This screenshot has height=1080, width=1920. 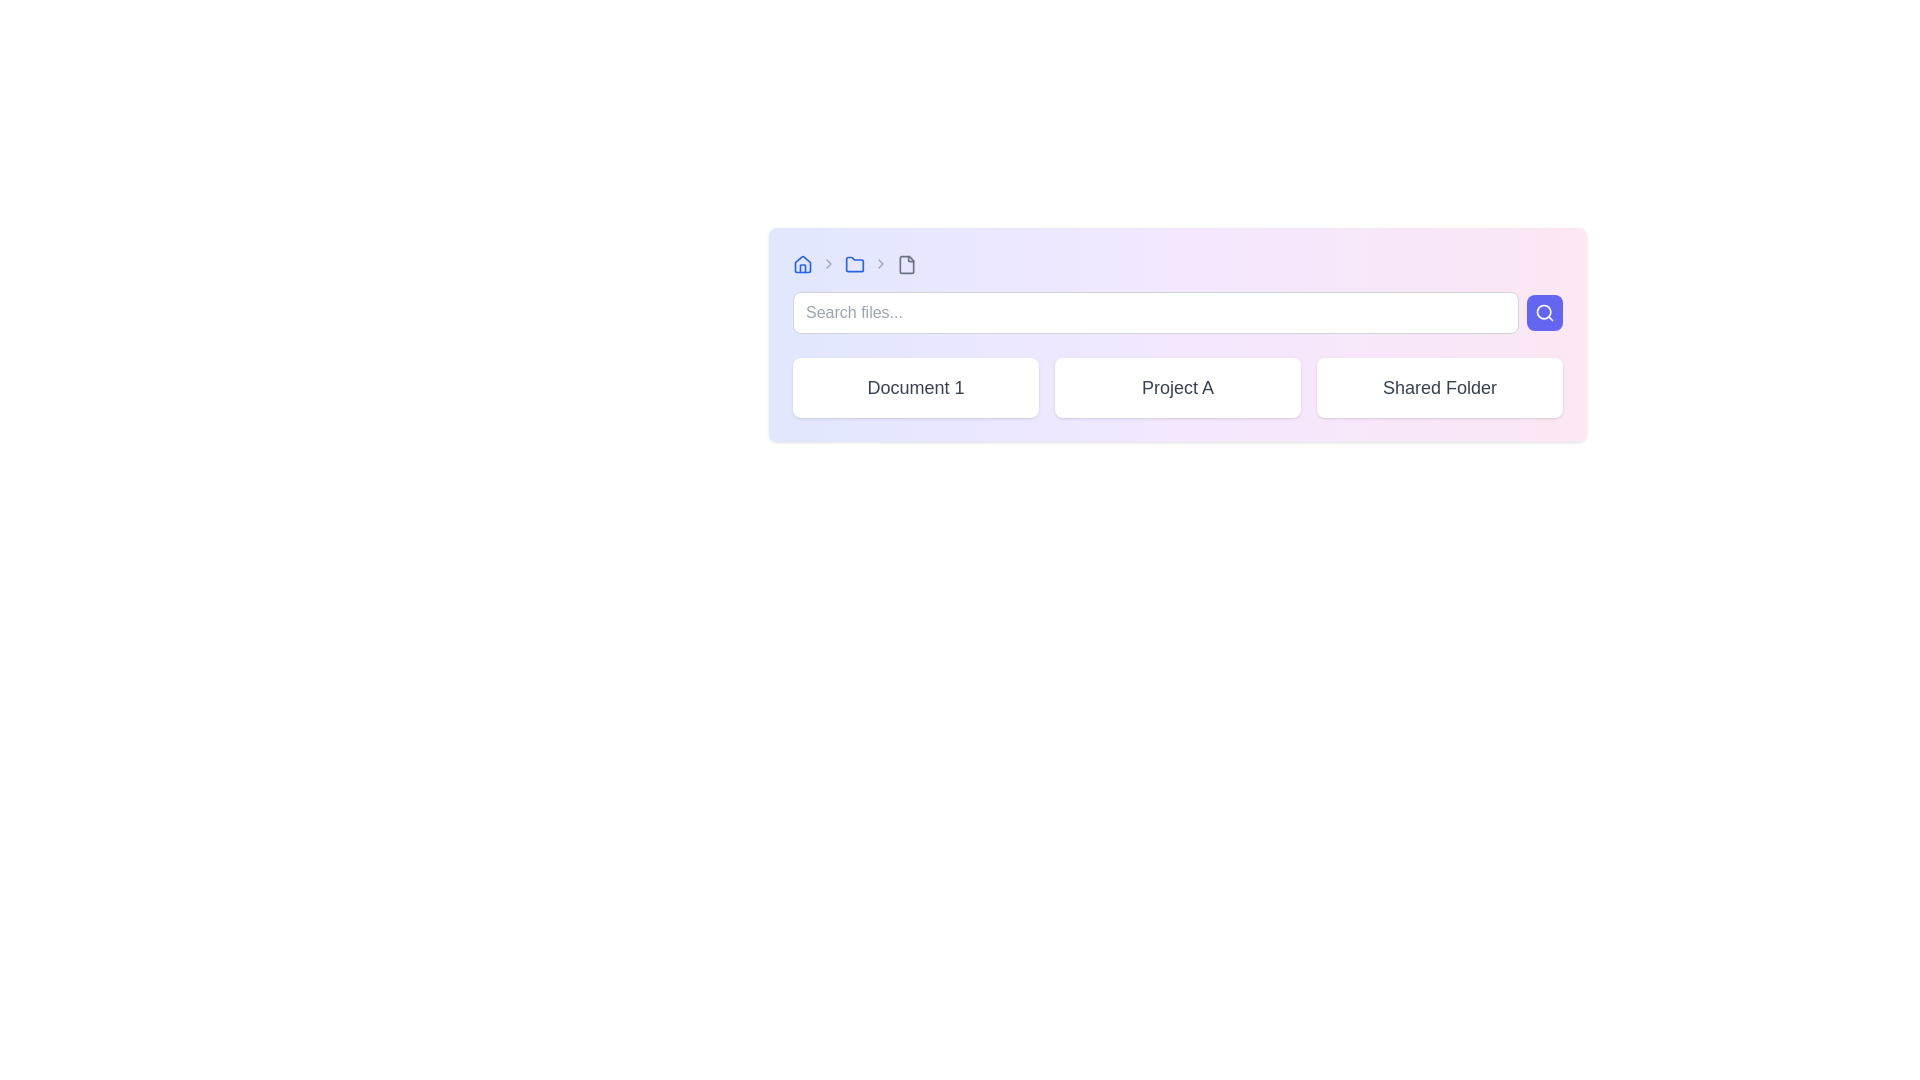 I want to click on the blue house icon on the left-hand side of the navigation bar, so click(x=802, y=262).